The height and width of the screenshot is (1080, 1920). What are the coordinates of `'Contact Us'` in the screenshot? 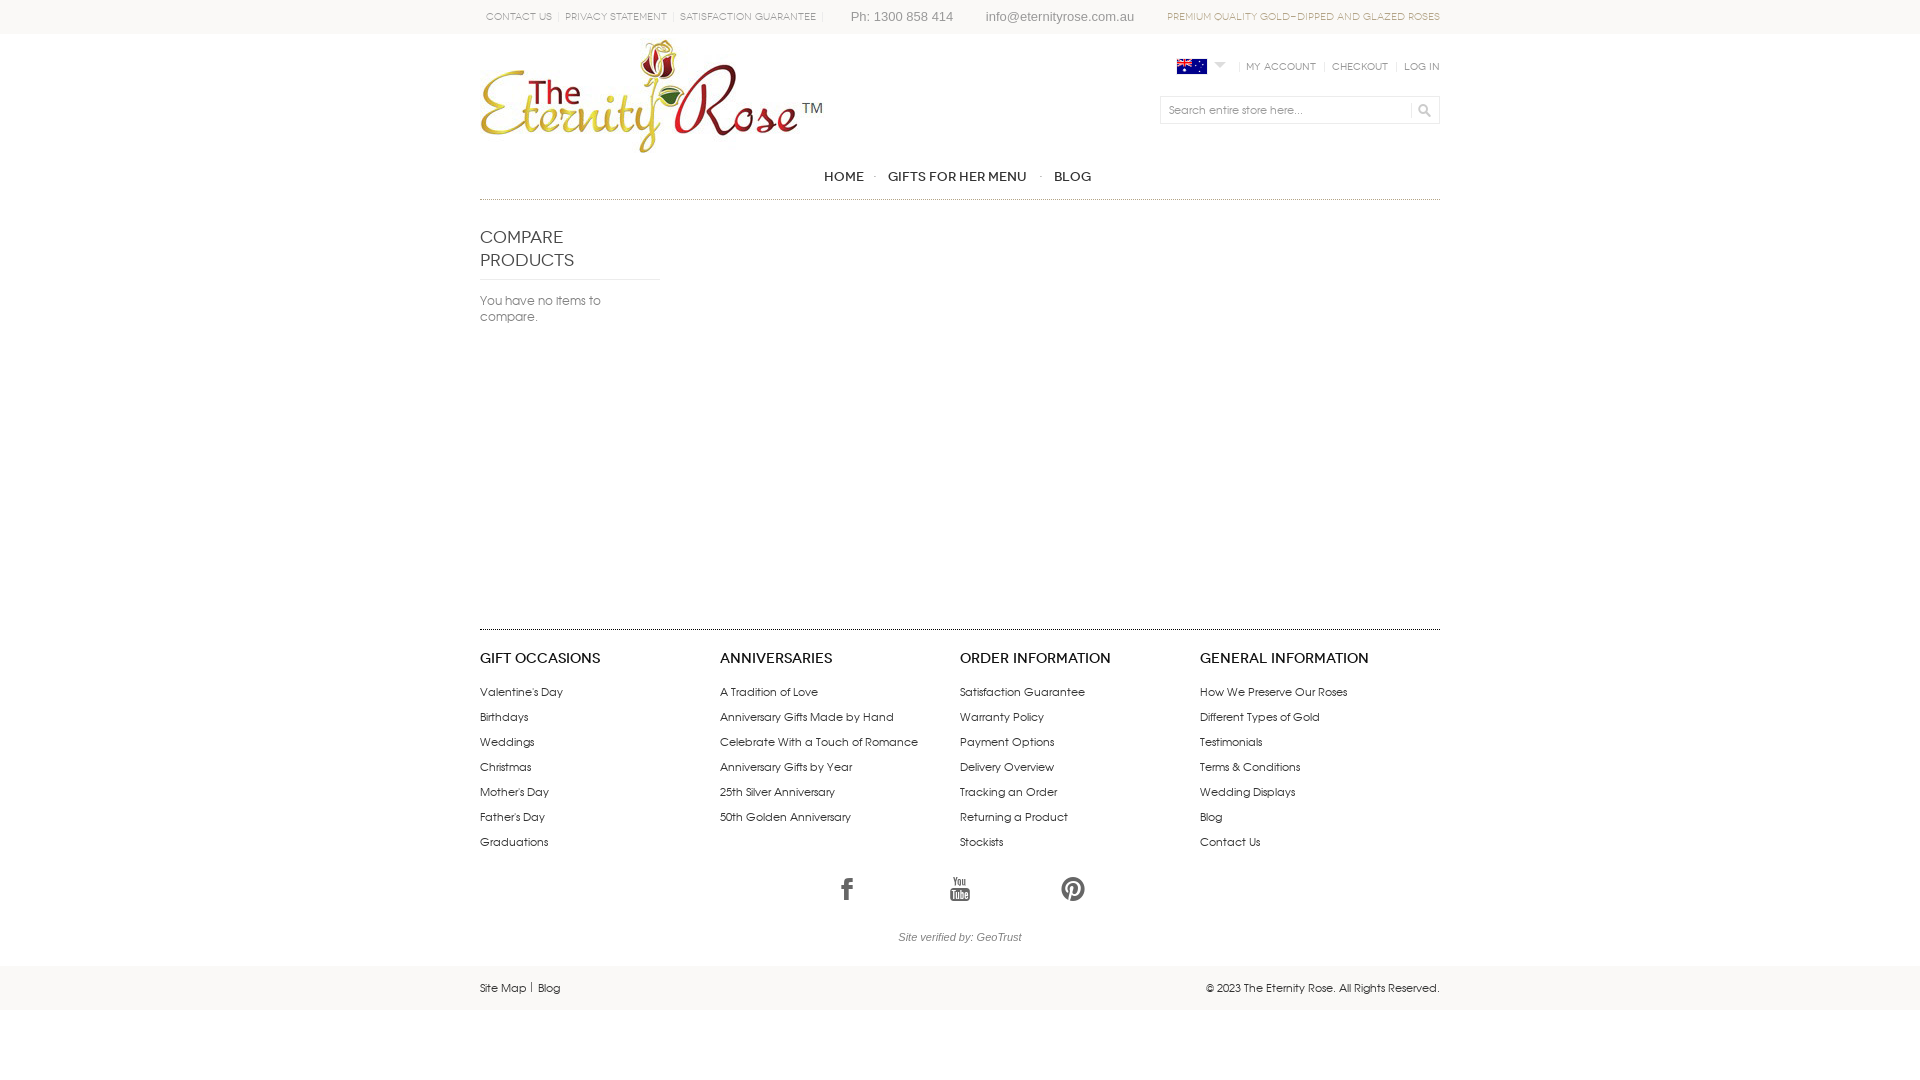 It's located at (518, 16).